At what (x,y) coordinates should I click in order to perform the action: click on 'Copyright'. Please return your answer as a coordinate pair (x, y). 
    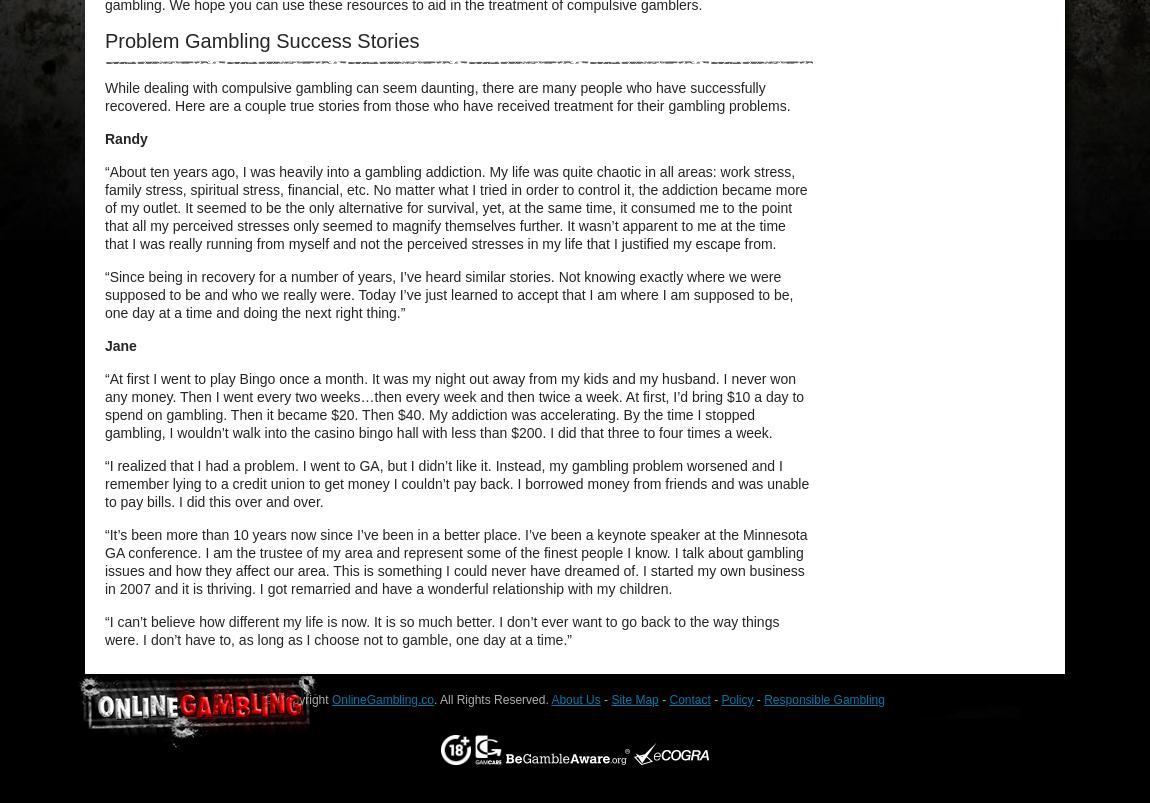
    Looking at the image, I should click on (303, 698).